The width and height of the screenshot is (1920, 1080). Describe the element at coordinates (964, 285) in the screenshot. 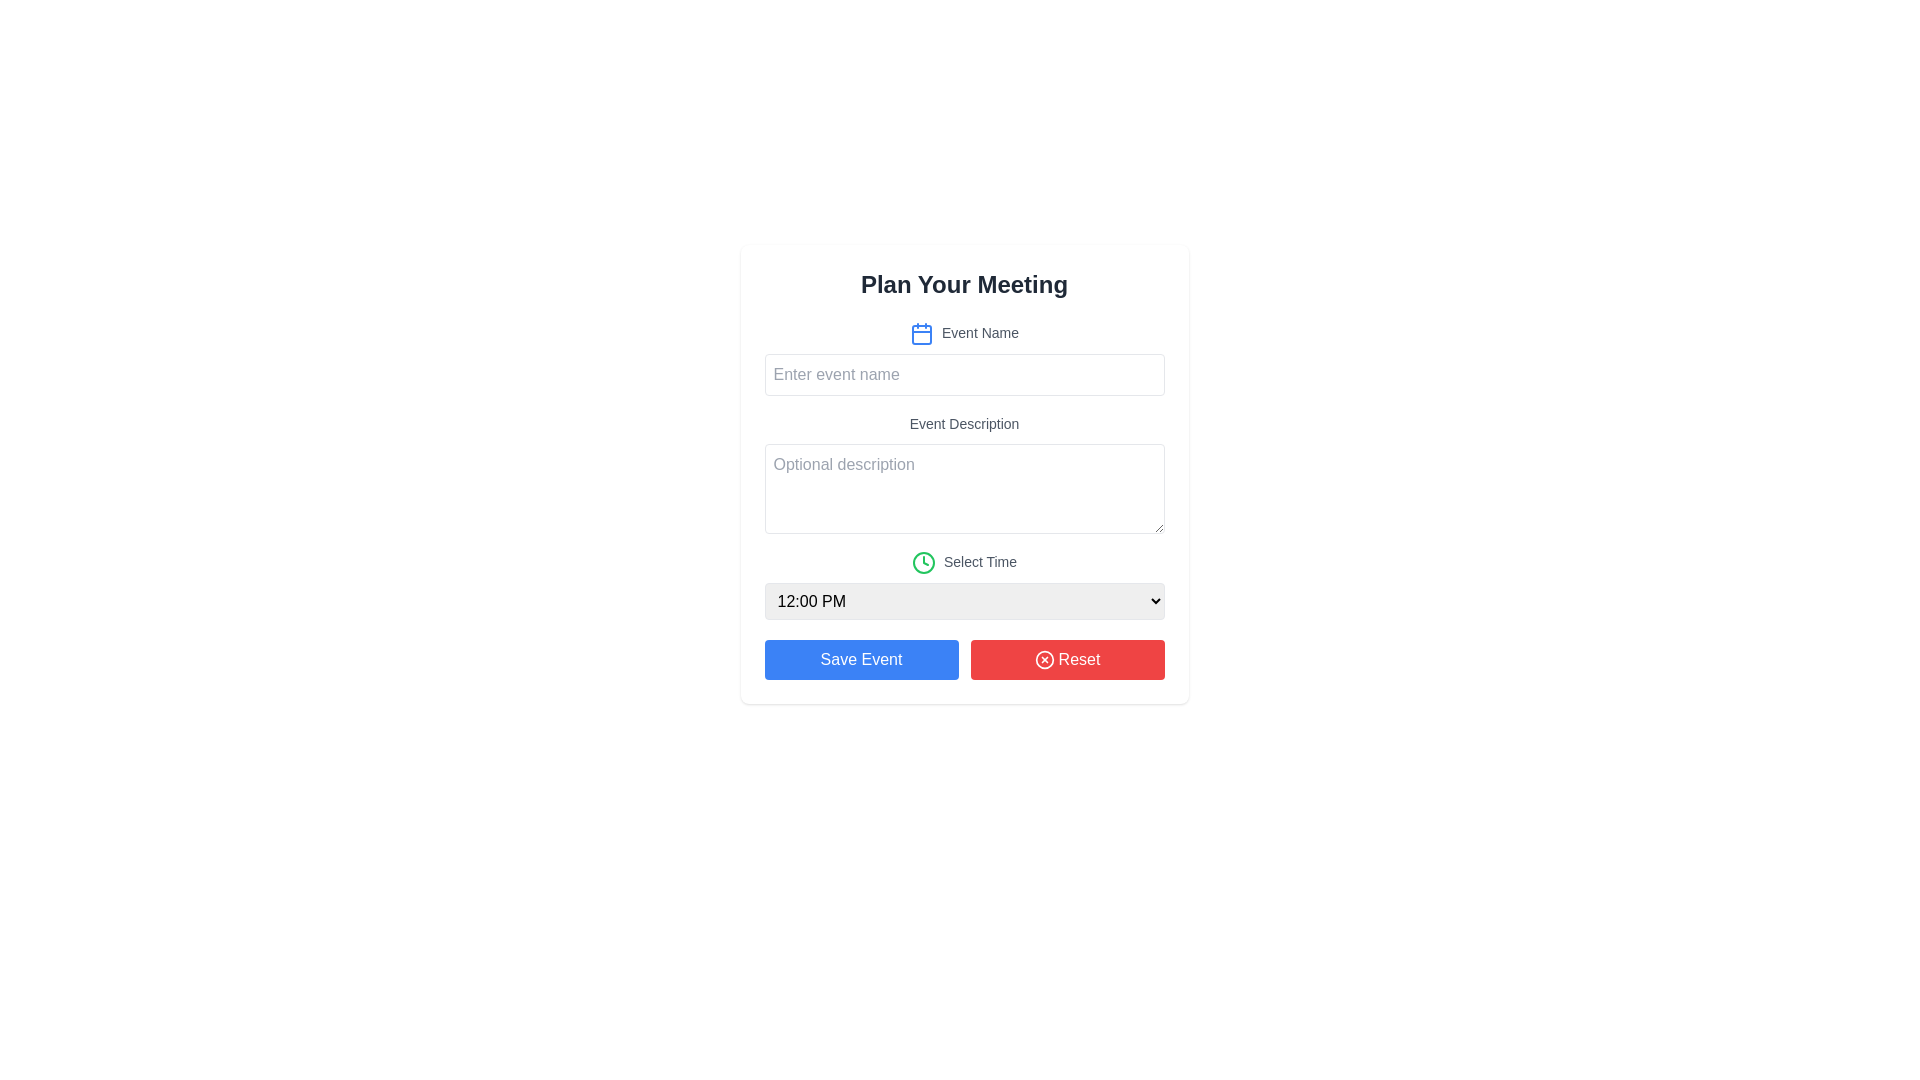

I see `the header text element that serves as the title for the form interface, located at the top of the content area` at that location.